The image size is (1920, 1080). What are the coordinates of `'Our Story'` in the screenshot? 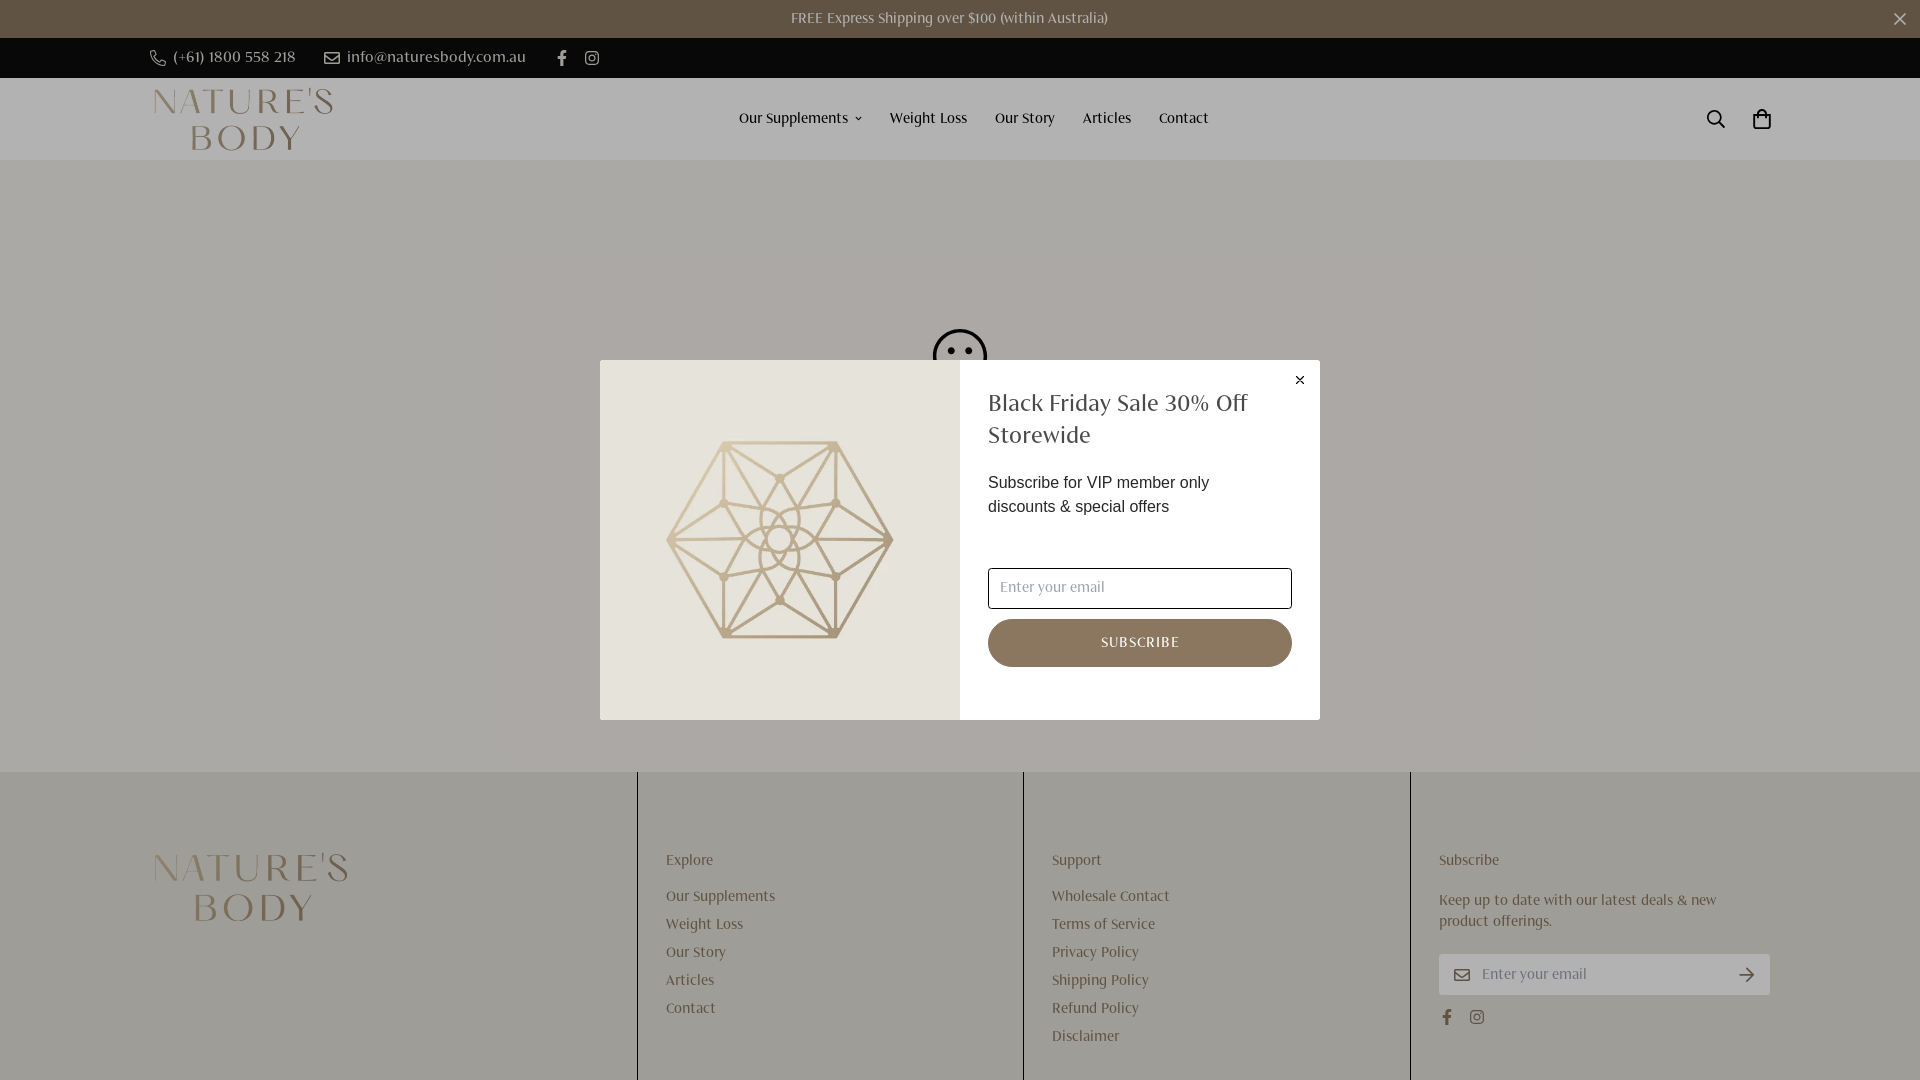 It's located at (696, 951).